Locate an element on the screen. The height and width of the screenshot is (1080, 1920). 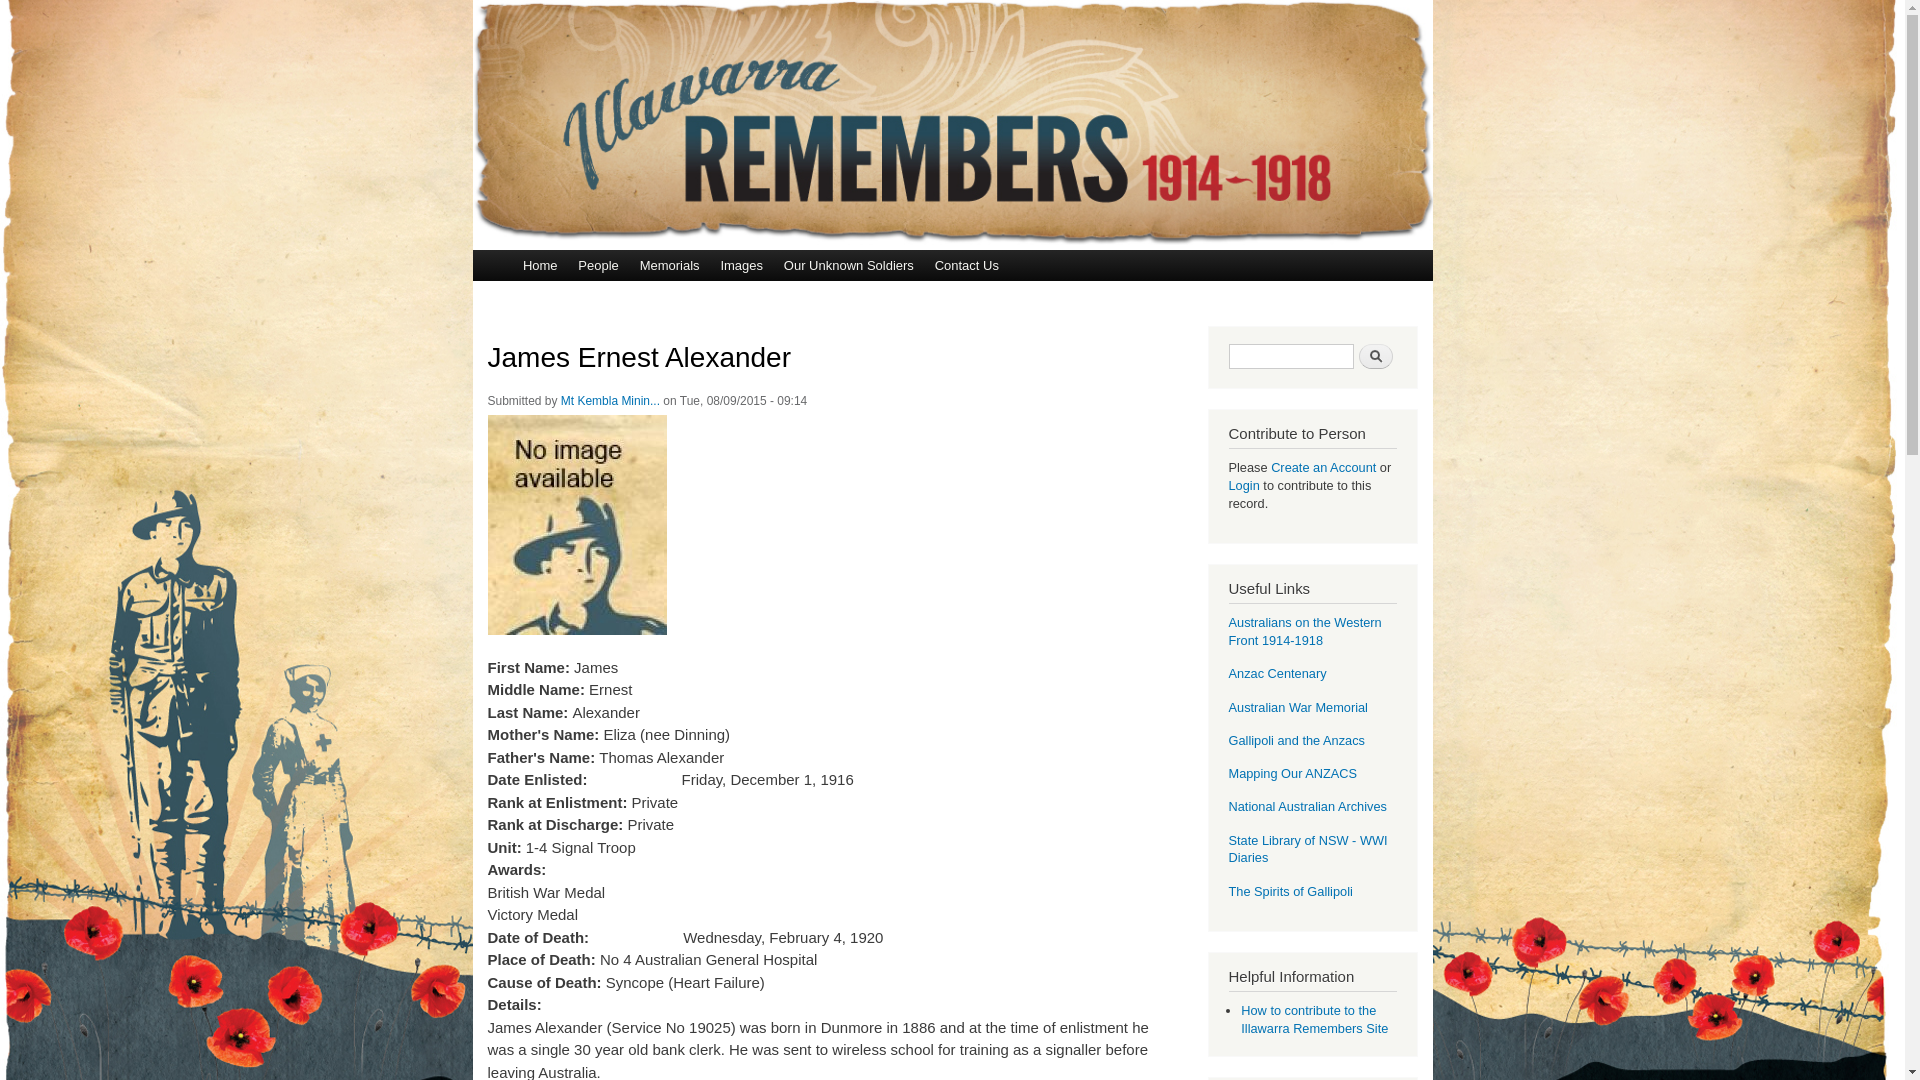
'People' is located at coordinates (566, 264).